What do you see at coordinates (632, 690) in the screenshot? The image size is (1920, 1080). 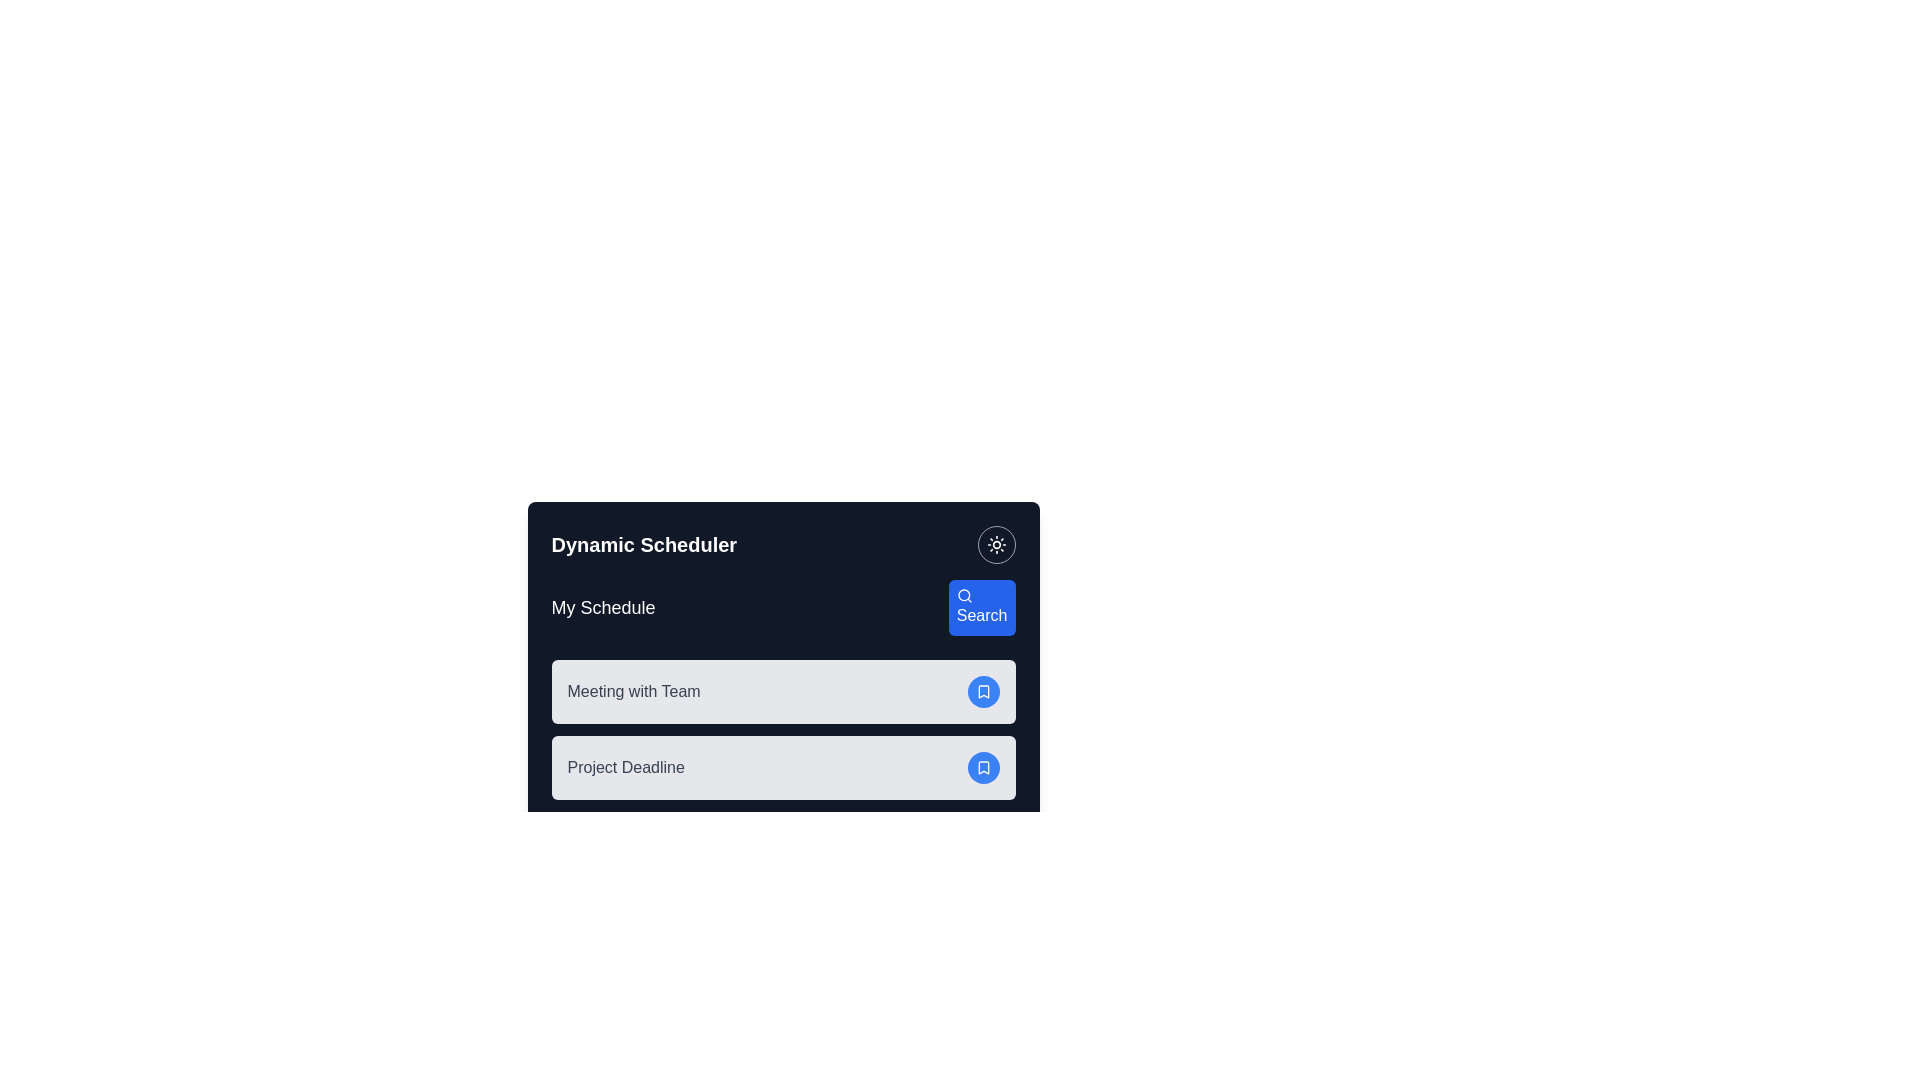 I see `the text label reading 'Meeting with Team'` at bounding box center [632, 690].